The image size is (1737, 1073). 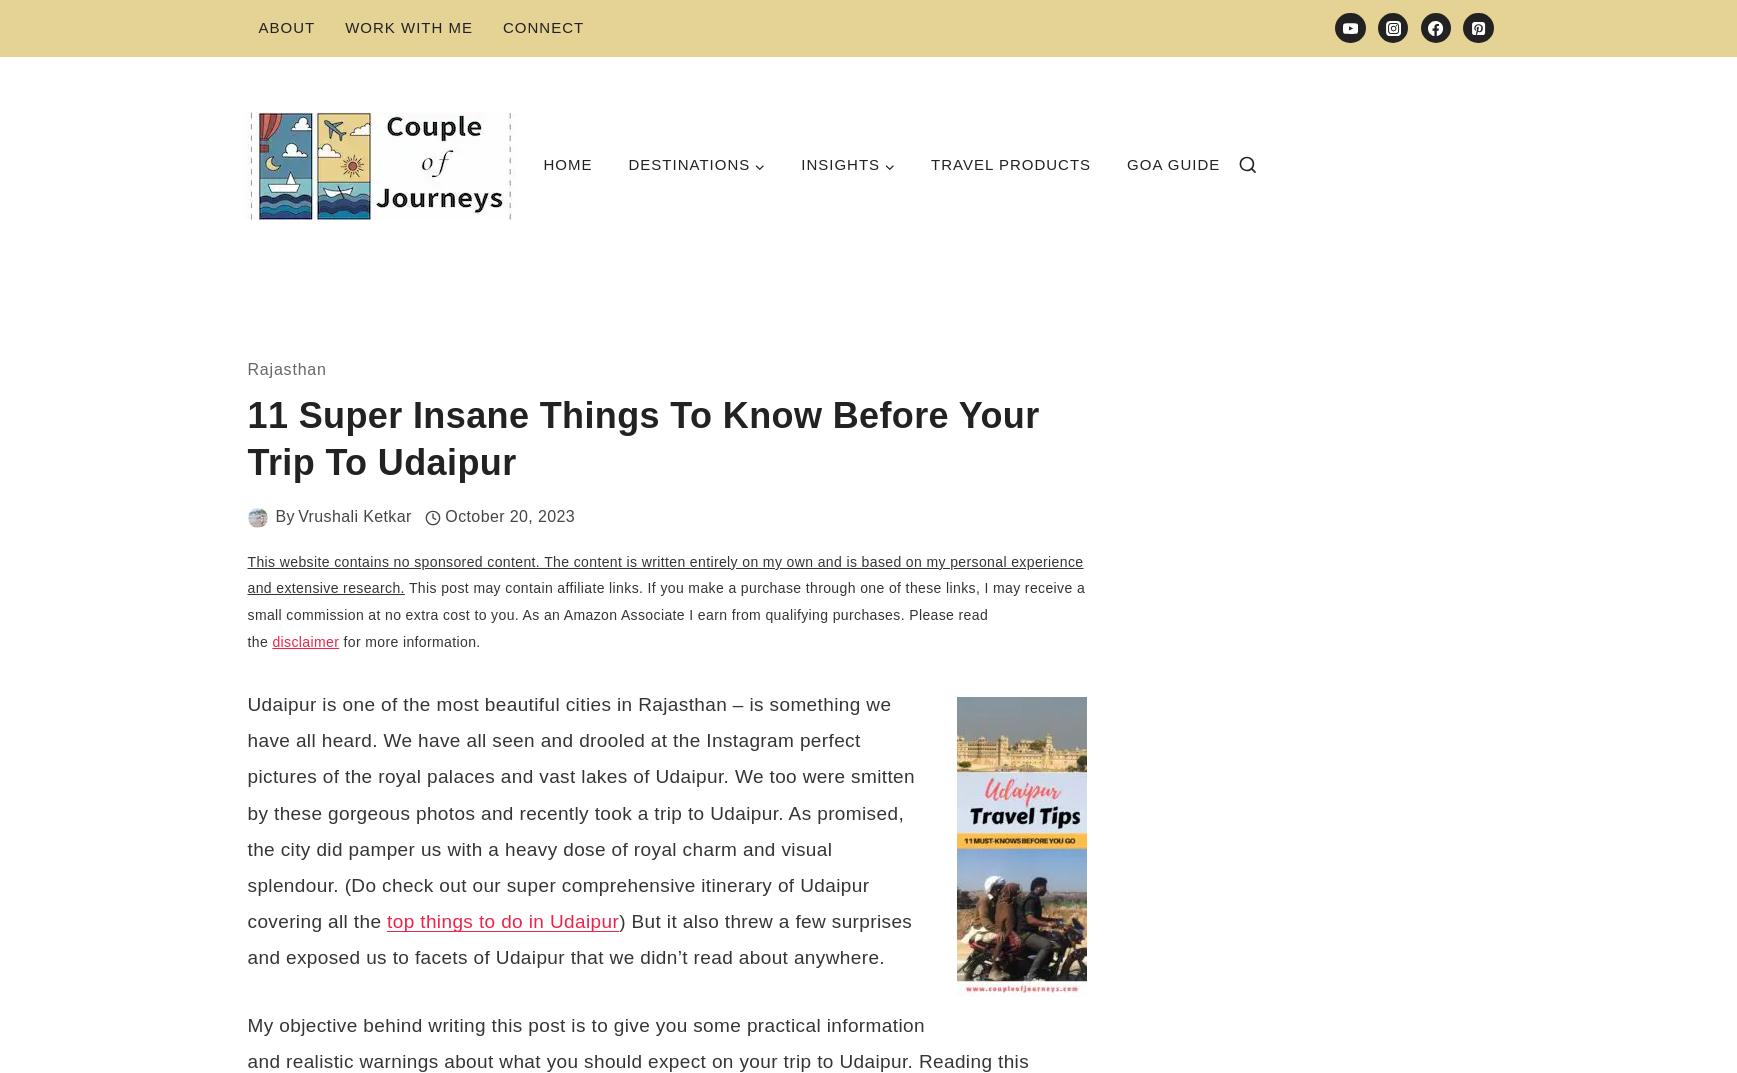 What do you see at coordinates (578, 938) in the screenshot?
I see `') But it also threw a few surprises and exposed us to facets of Udaipur that we didn’t read about anywhere.'` at bounding box center [578, 938].